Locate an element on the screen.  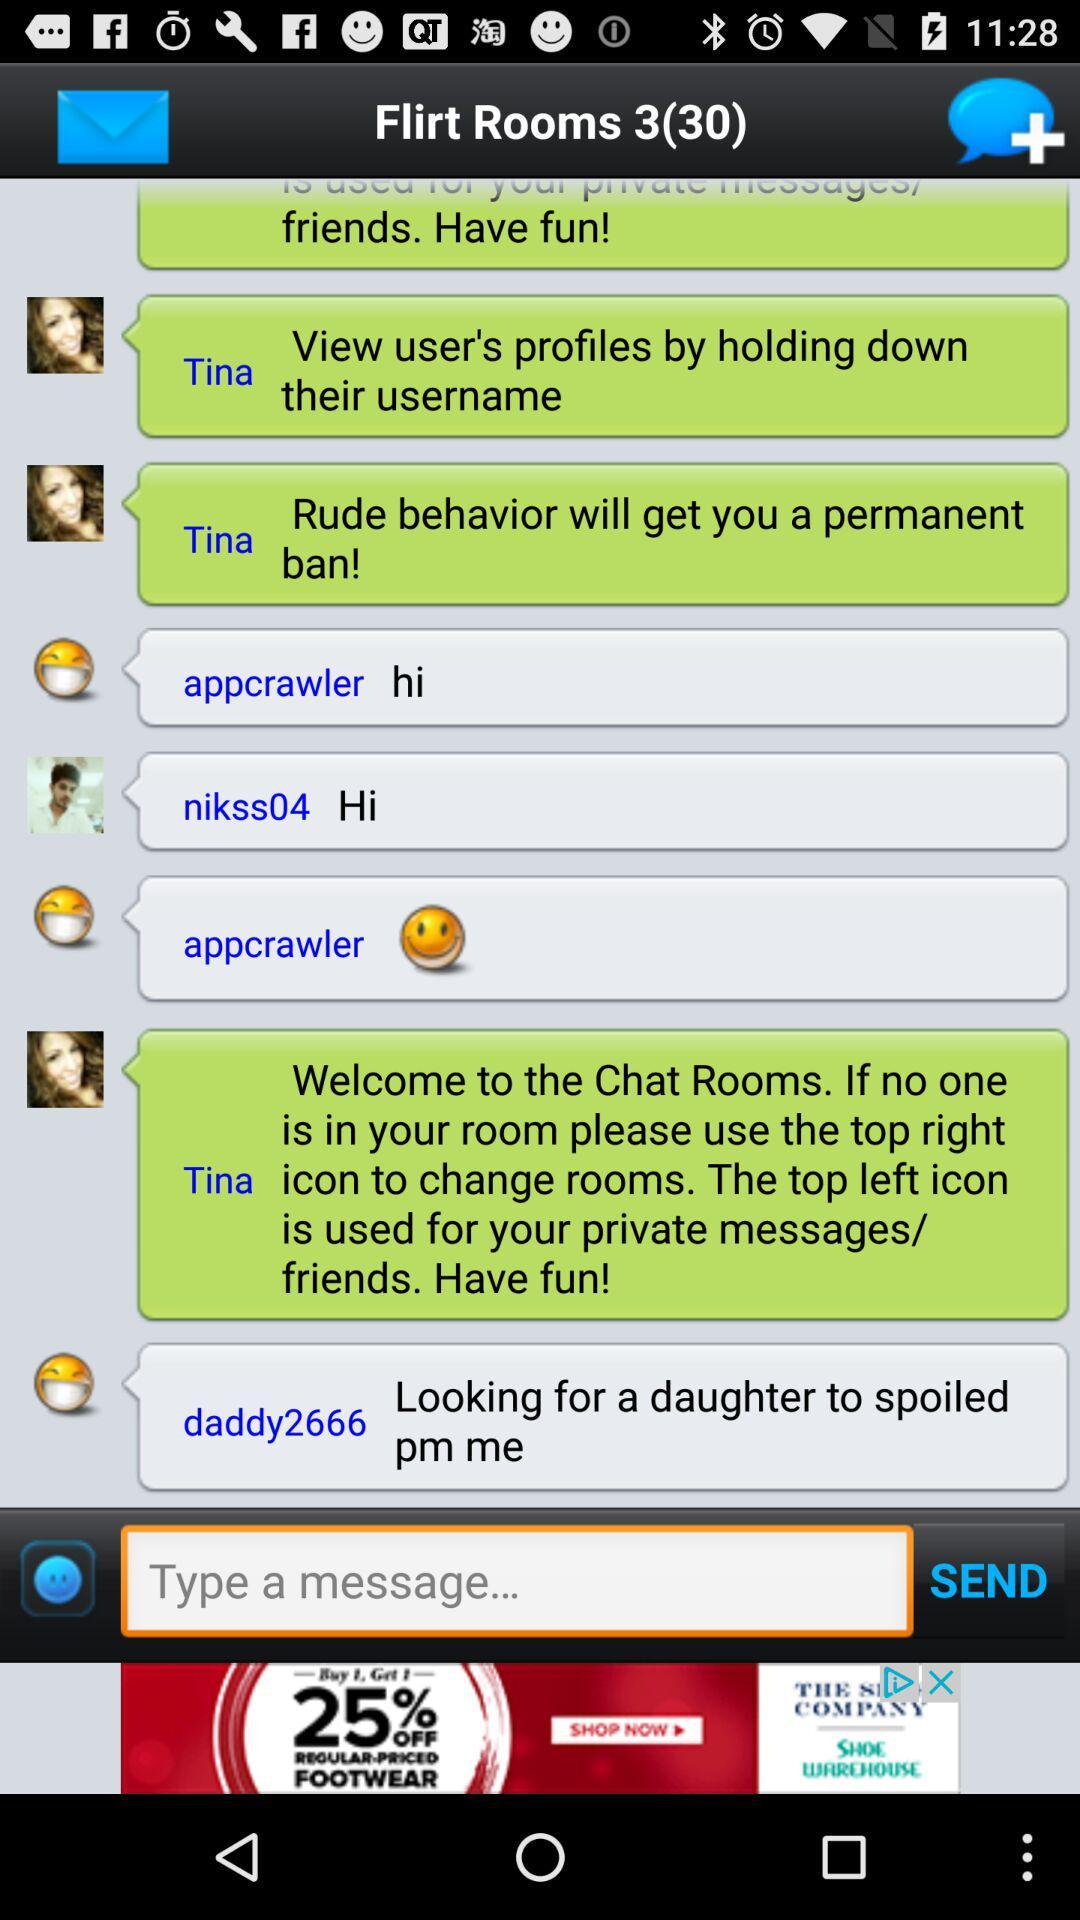
user photo is located at coordinates (64, 503).